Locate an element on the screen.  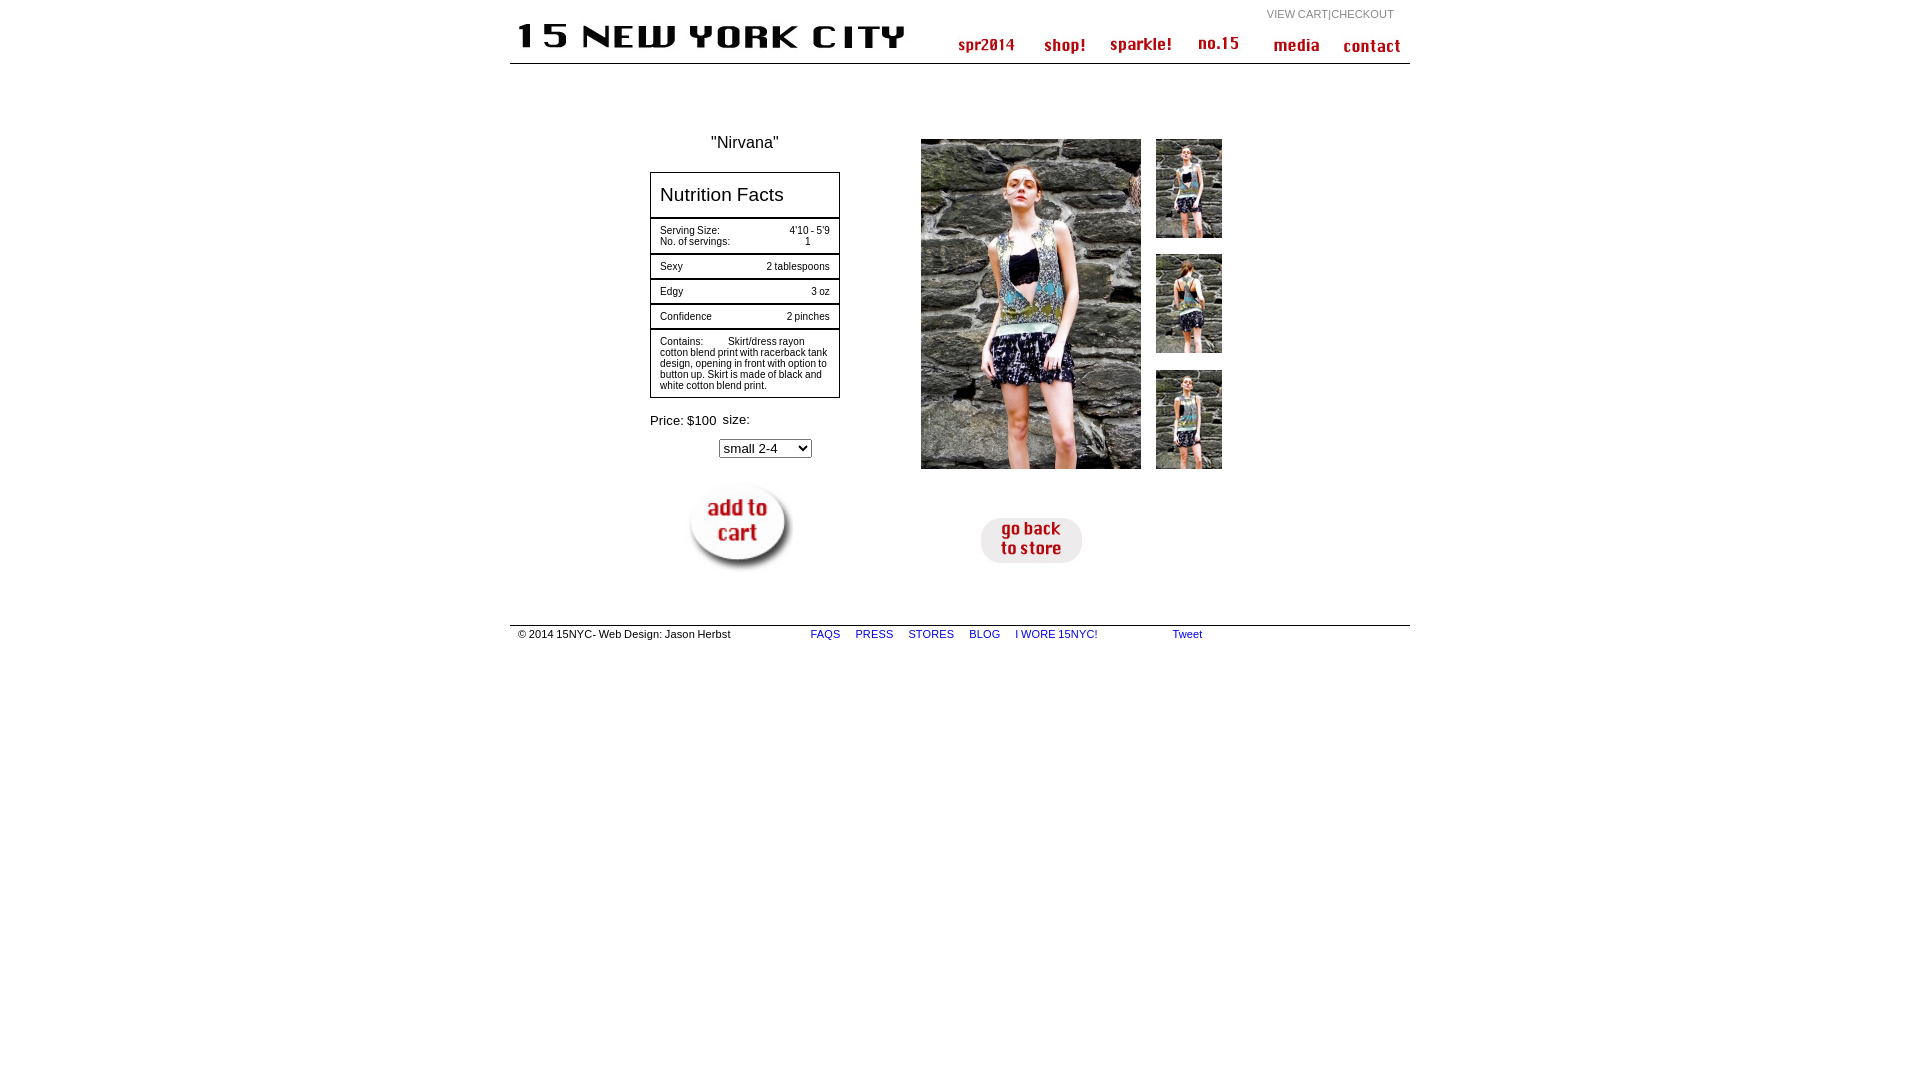
'I WORE 15NYC!' is located at coordinates (1056, 633).